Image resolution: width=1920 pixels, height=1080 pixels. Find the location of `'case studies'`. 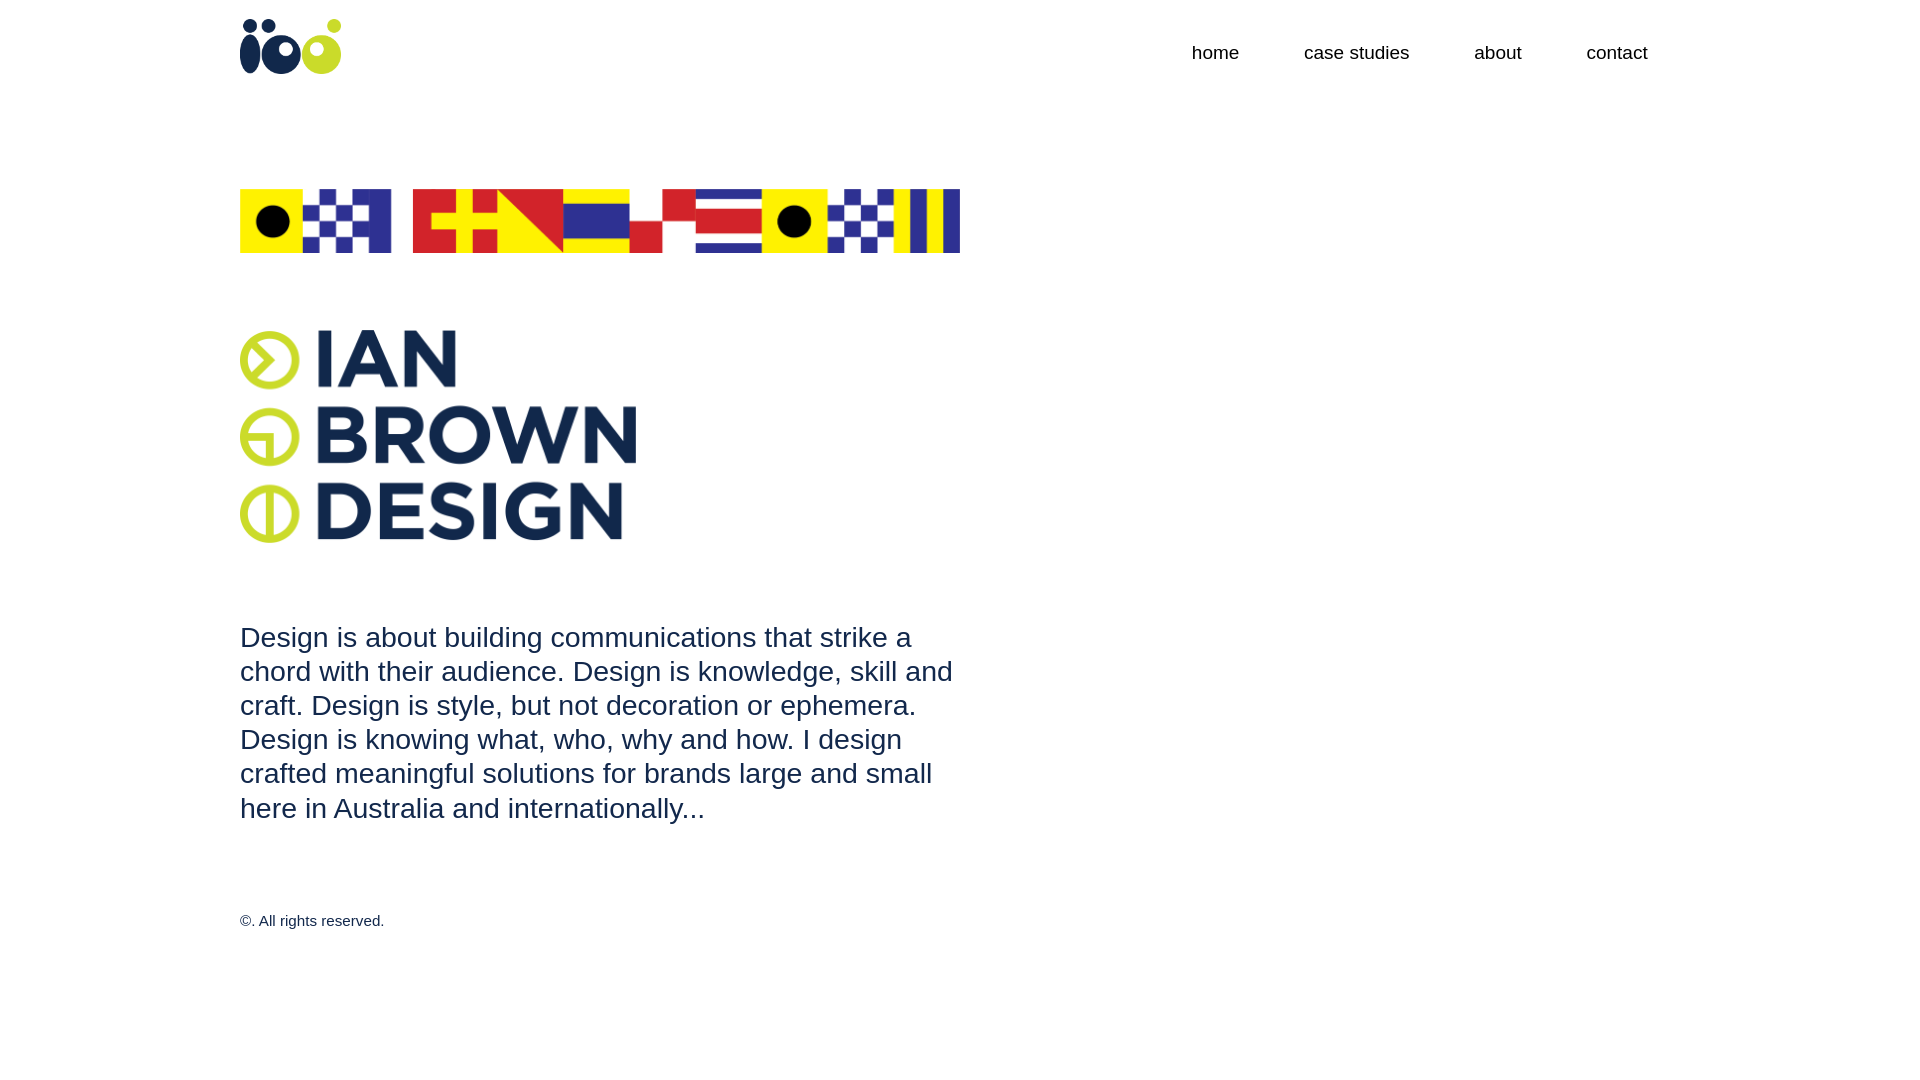

'case studies' is located at coordinates (1357, 51).